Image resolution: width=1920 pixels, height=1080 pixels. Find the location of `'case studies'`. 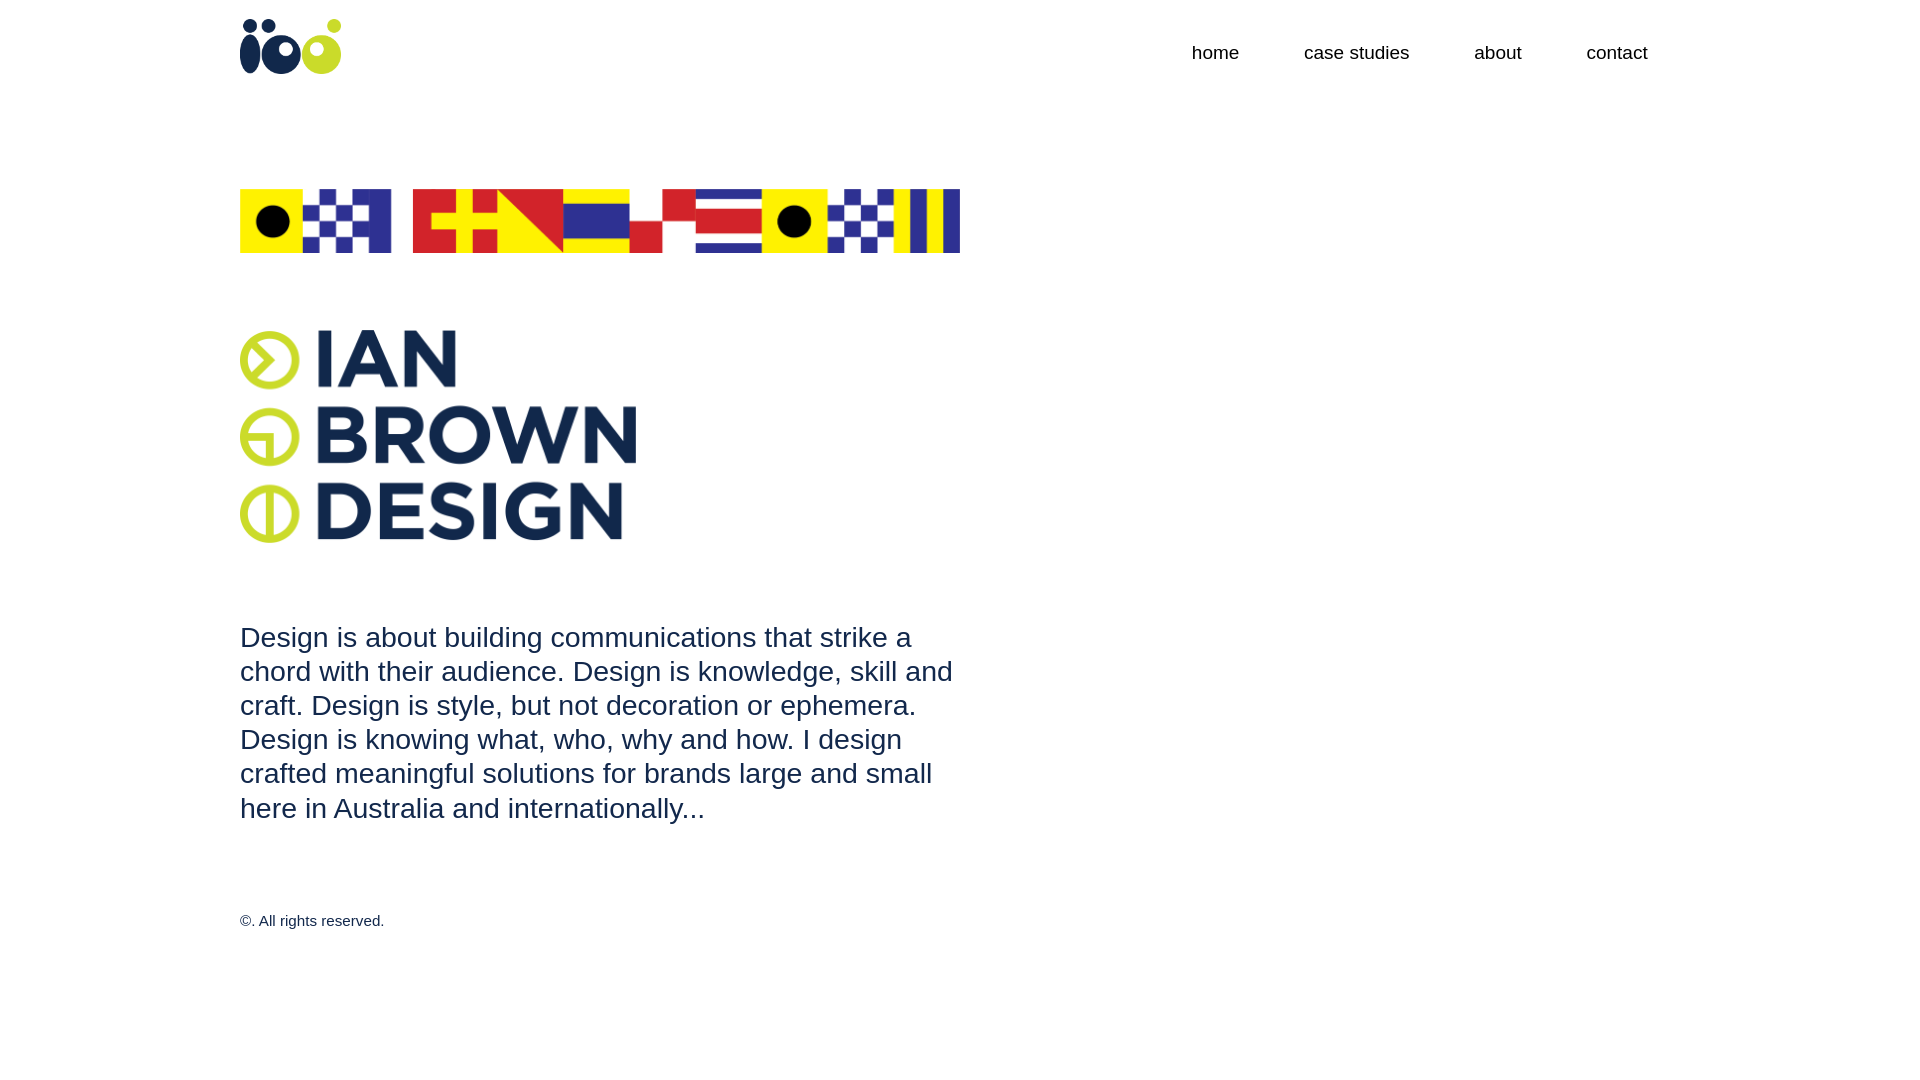

'case studies' is located at coordinates (1357, 51).